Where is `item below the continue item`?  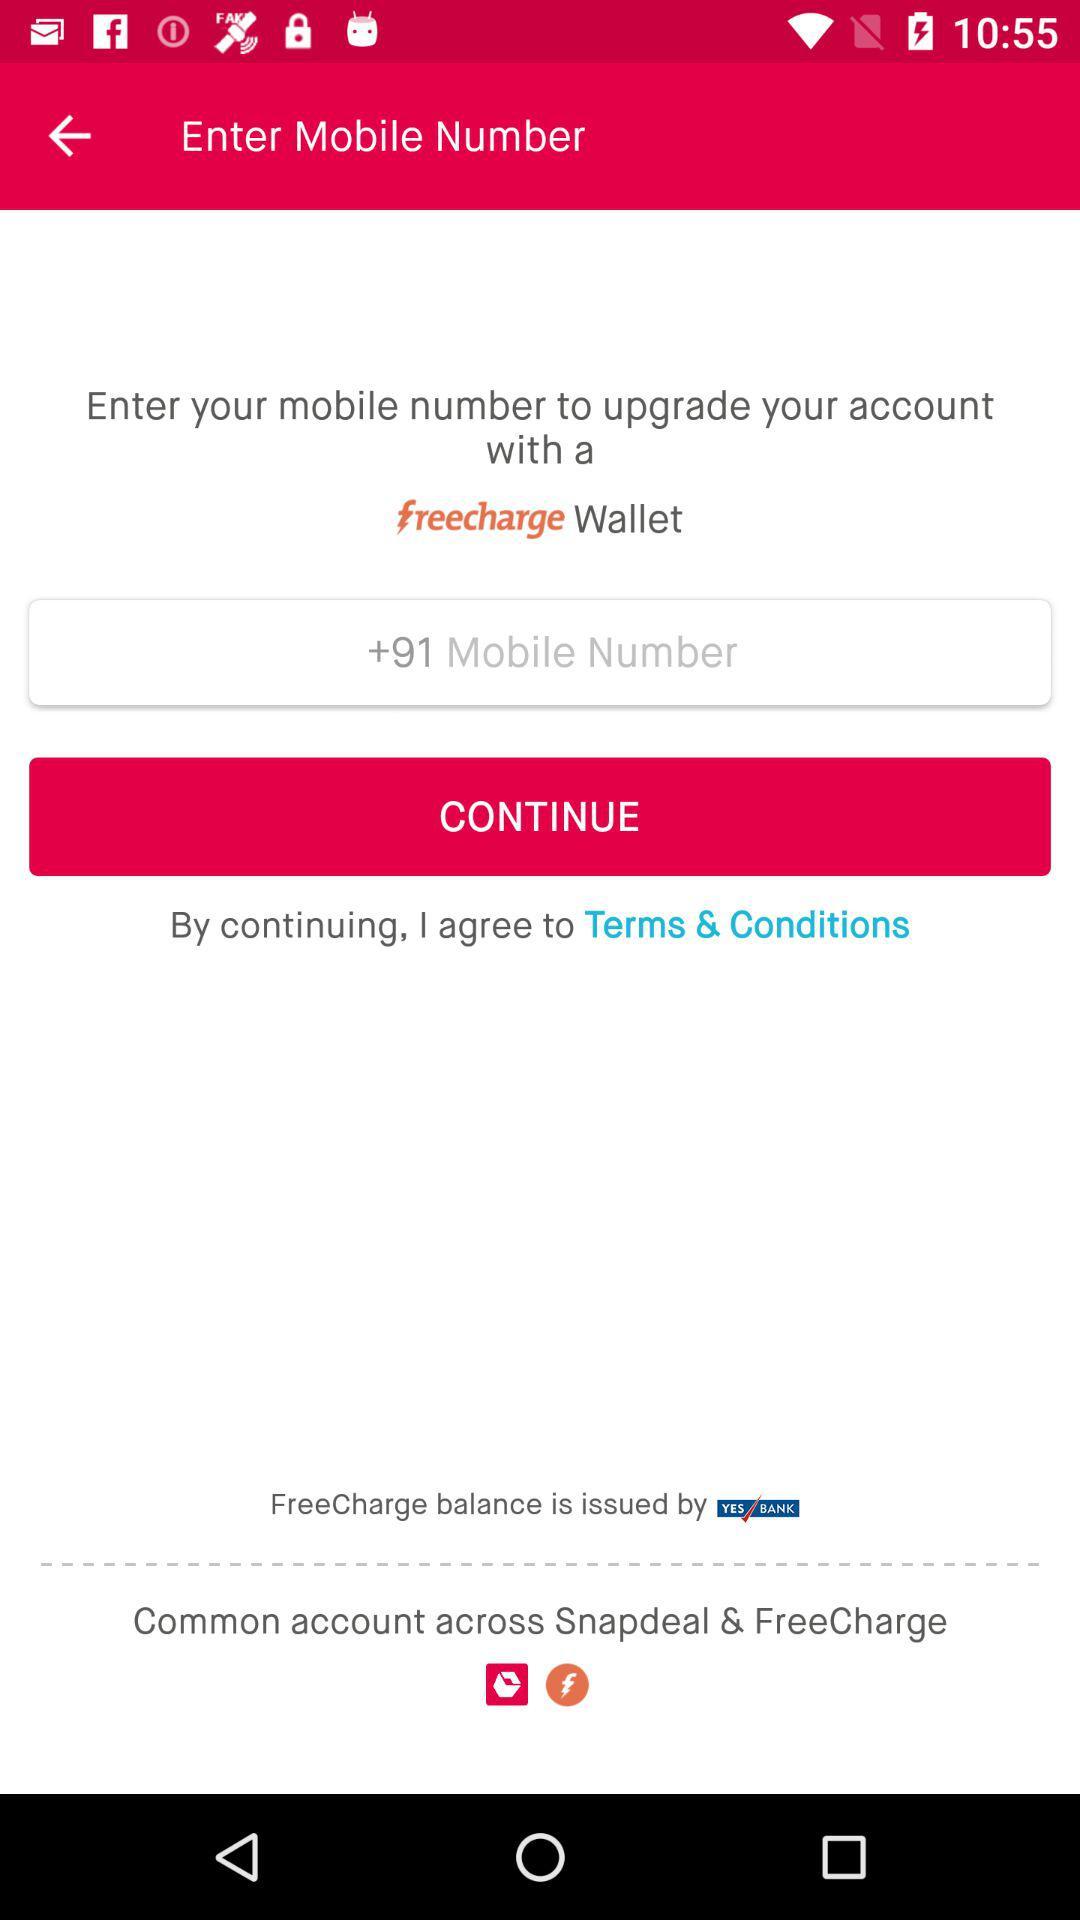 item below the continue item is located at coordinates (538, 924).